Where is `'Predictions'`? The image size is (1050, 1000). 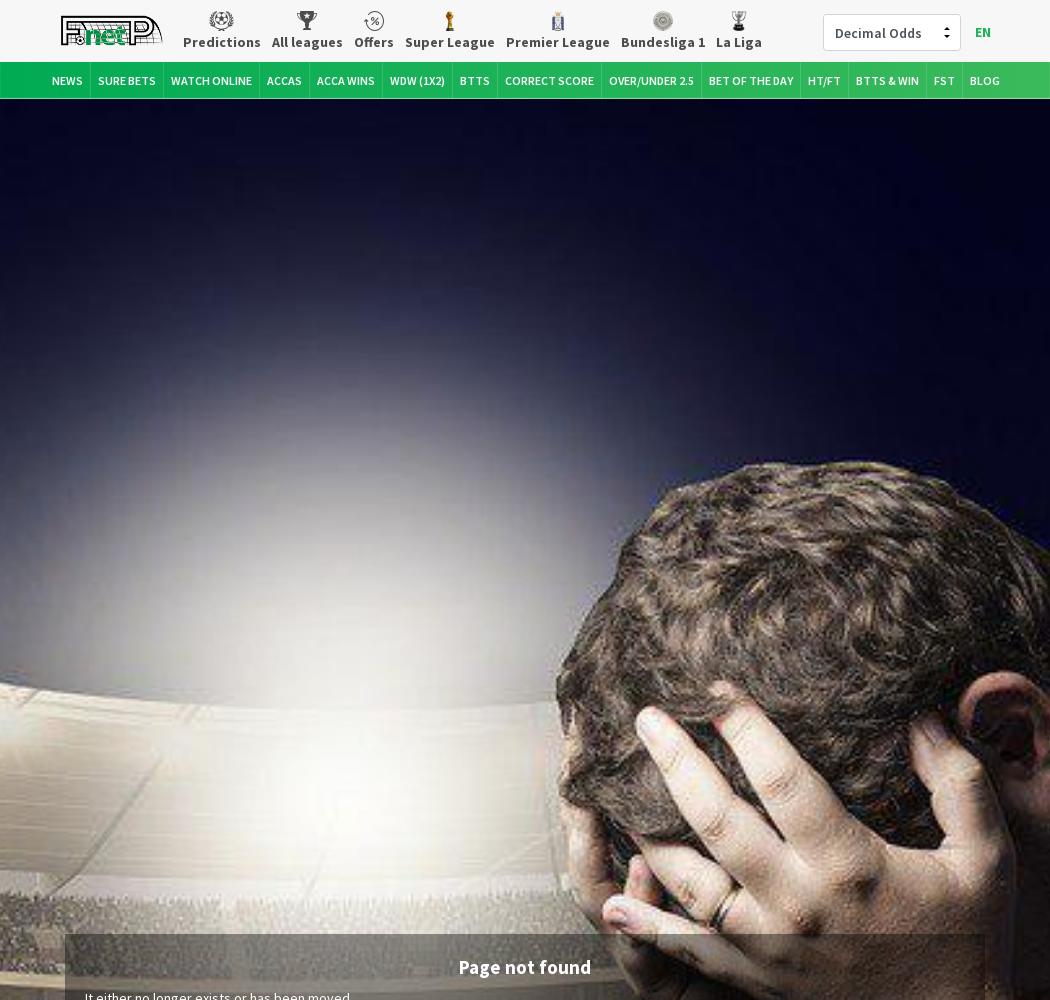 'Predictions' is located at coordinates (220, 41).